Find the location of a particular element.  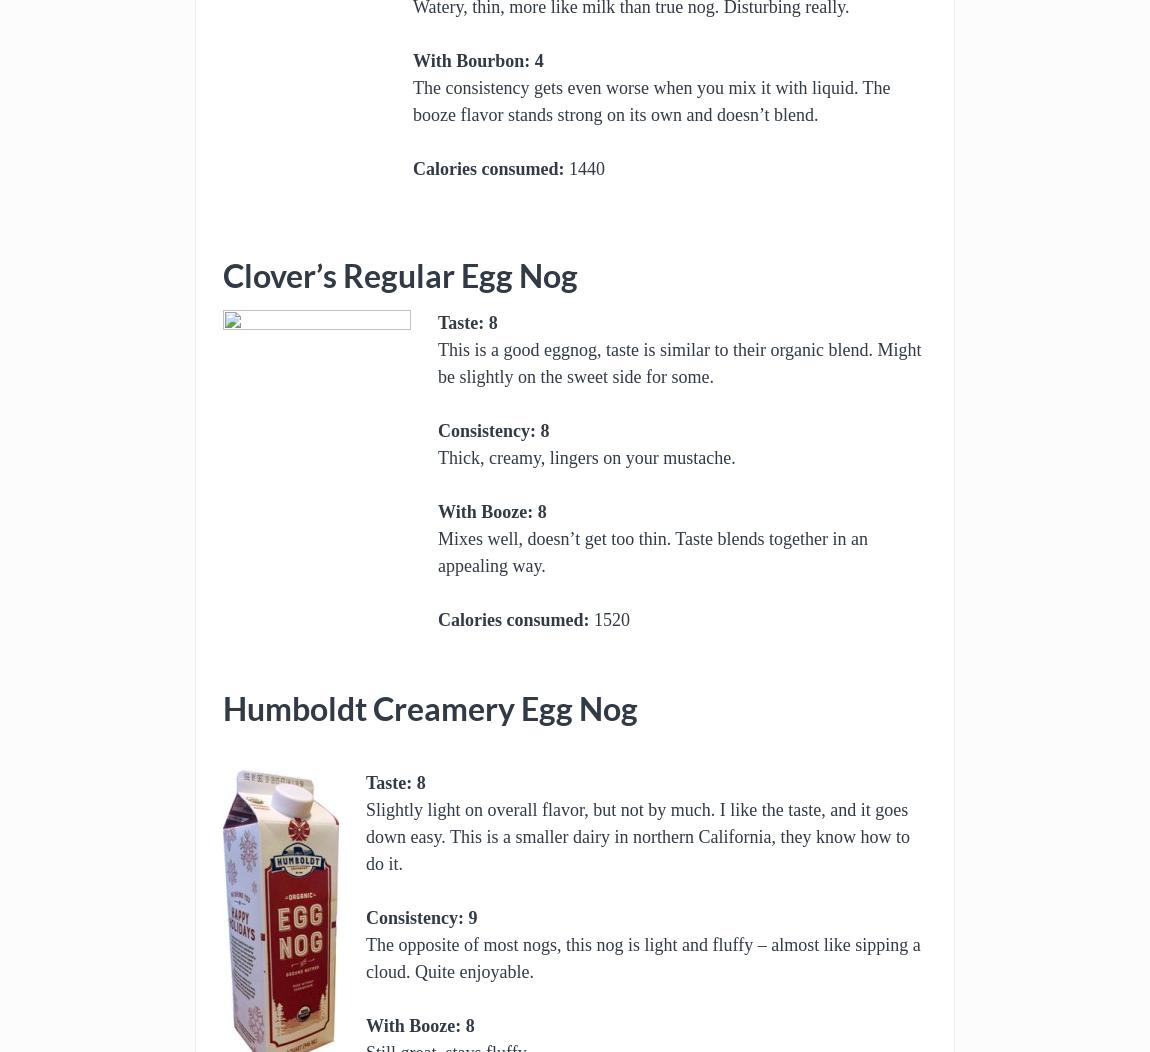

'Thick, creamy, lingers on your mustache.' is located at coordinates (585, 456).